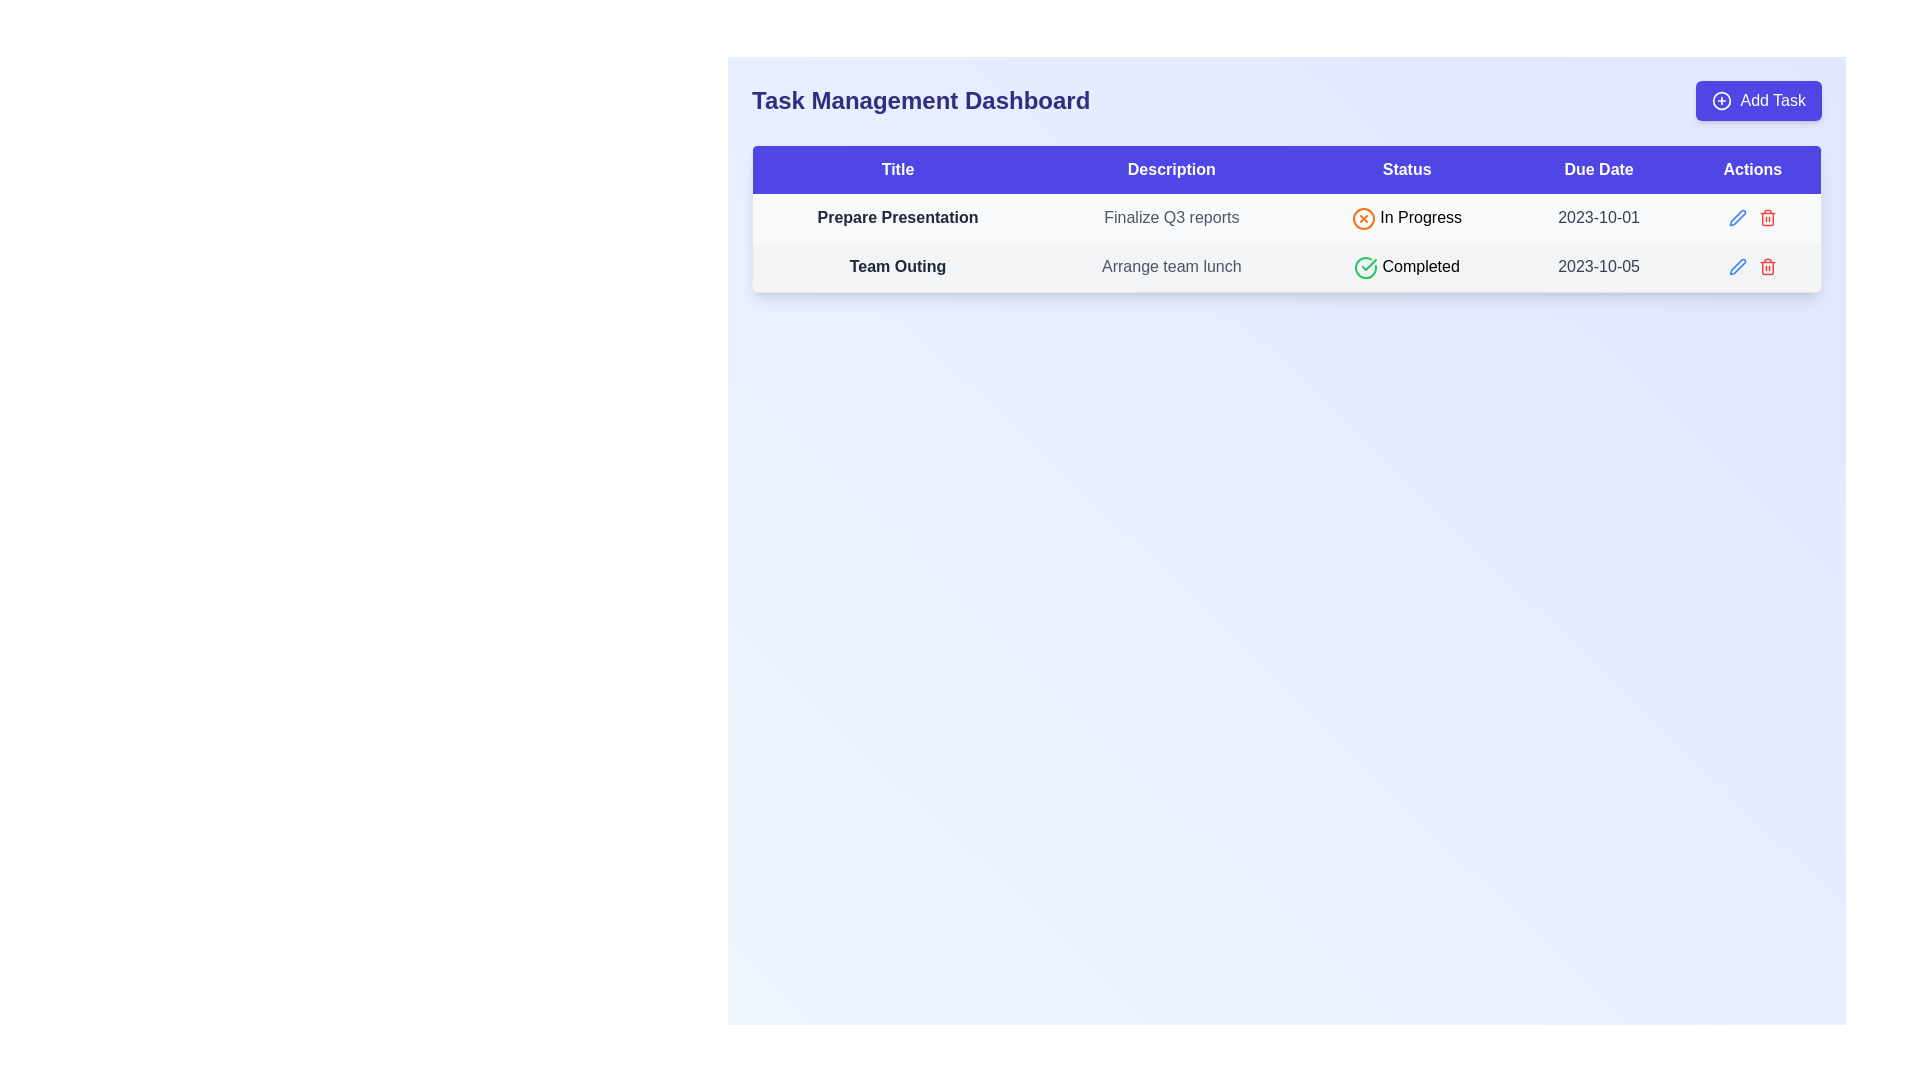 The width and height of the screenshot is (1920, 1080). What do you see at coordinates (1767, 218) in the screenshot?
I see `the delete icon button located in the 'Actions' column of the first row of the table` at bounding box center [1767, 218].